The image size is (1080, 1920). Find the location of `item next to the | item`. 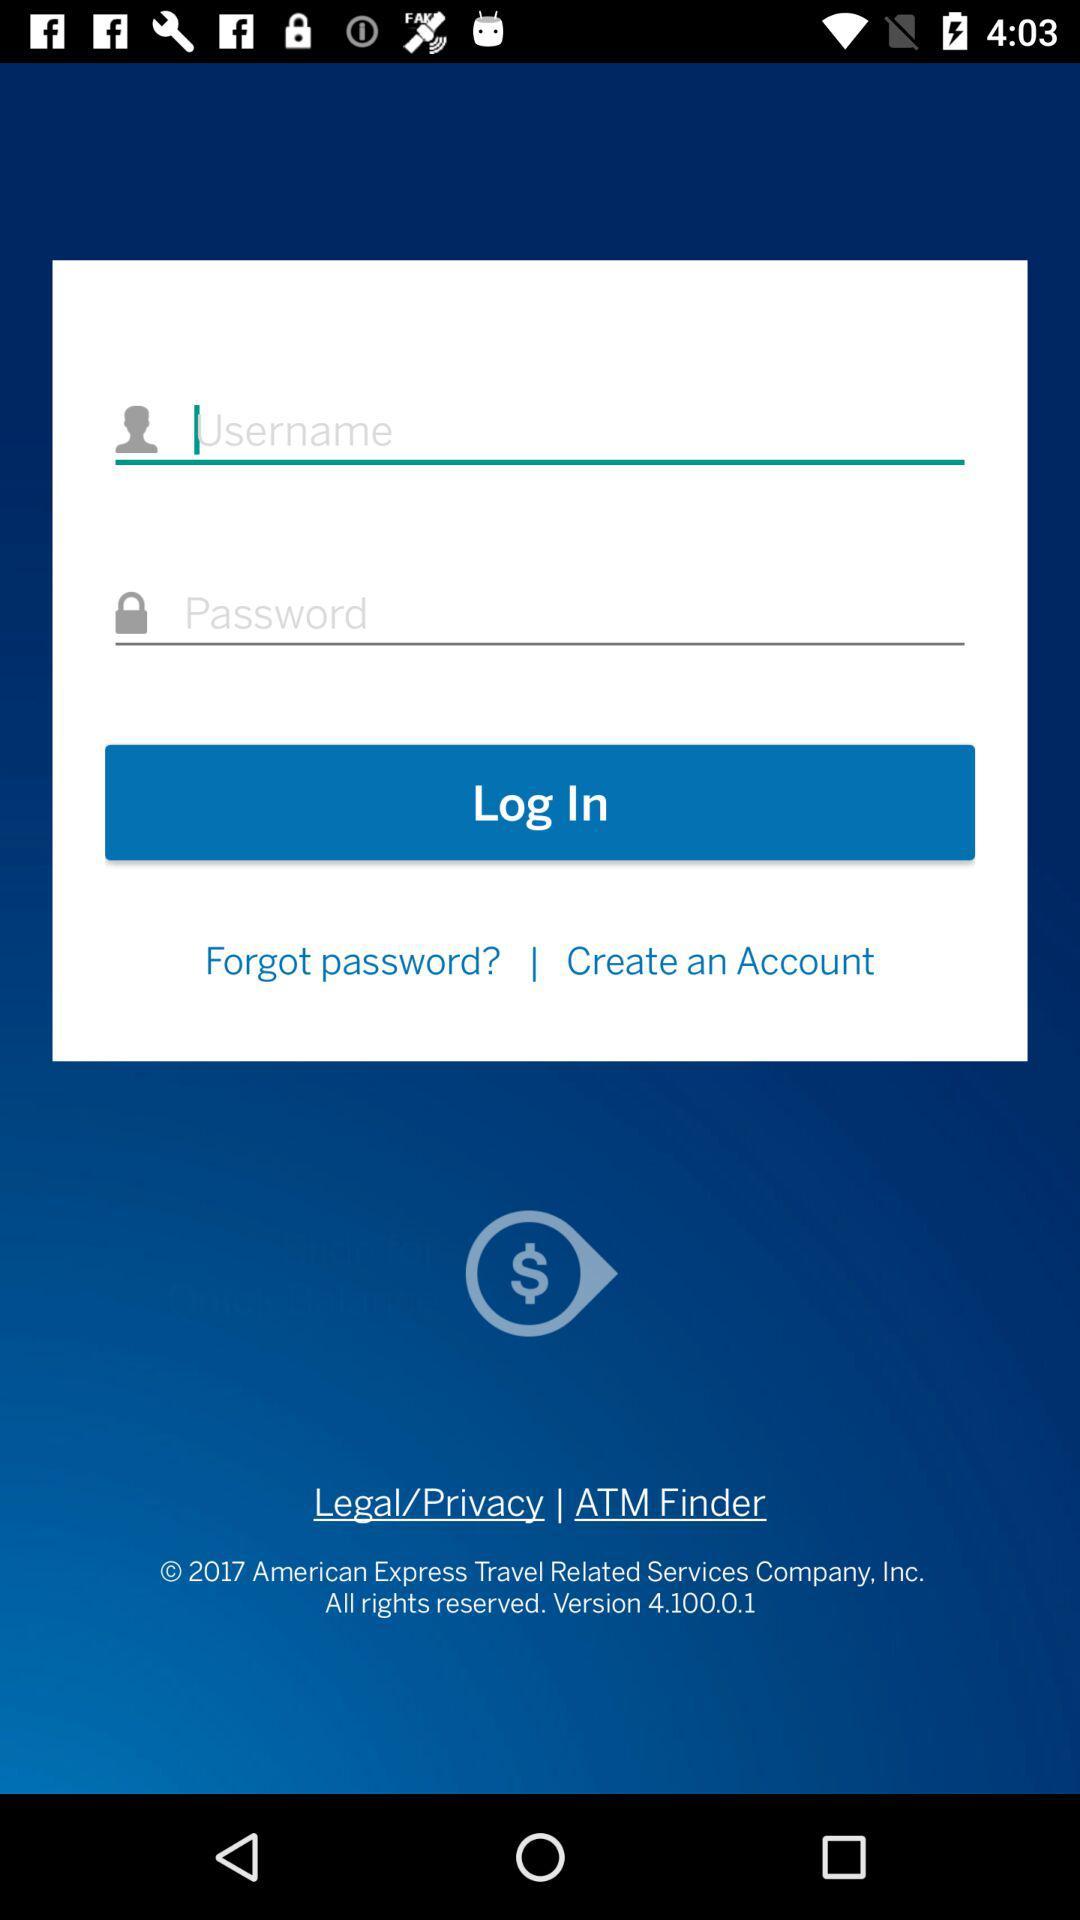

item next to the | item is located at coordinates (721, 960).